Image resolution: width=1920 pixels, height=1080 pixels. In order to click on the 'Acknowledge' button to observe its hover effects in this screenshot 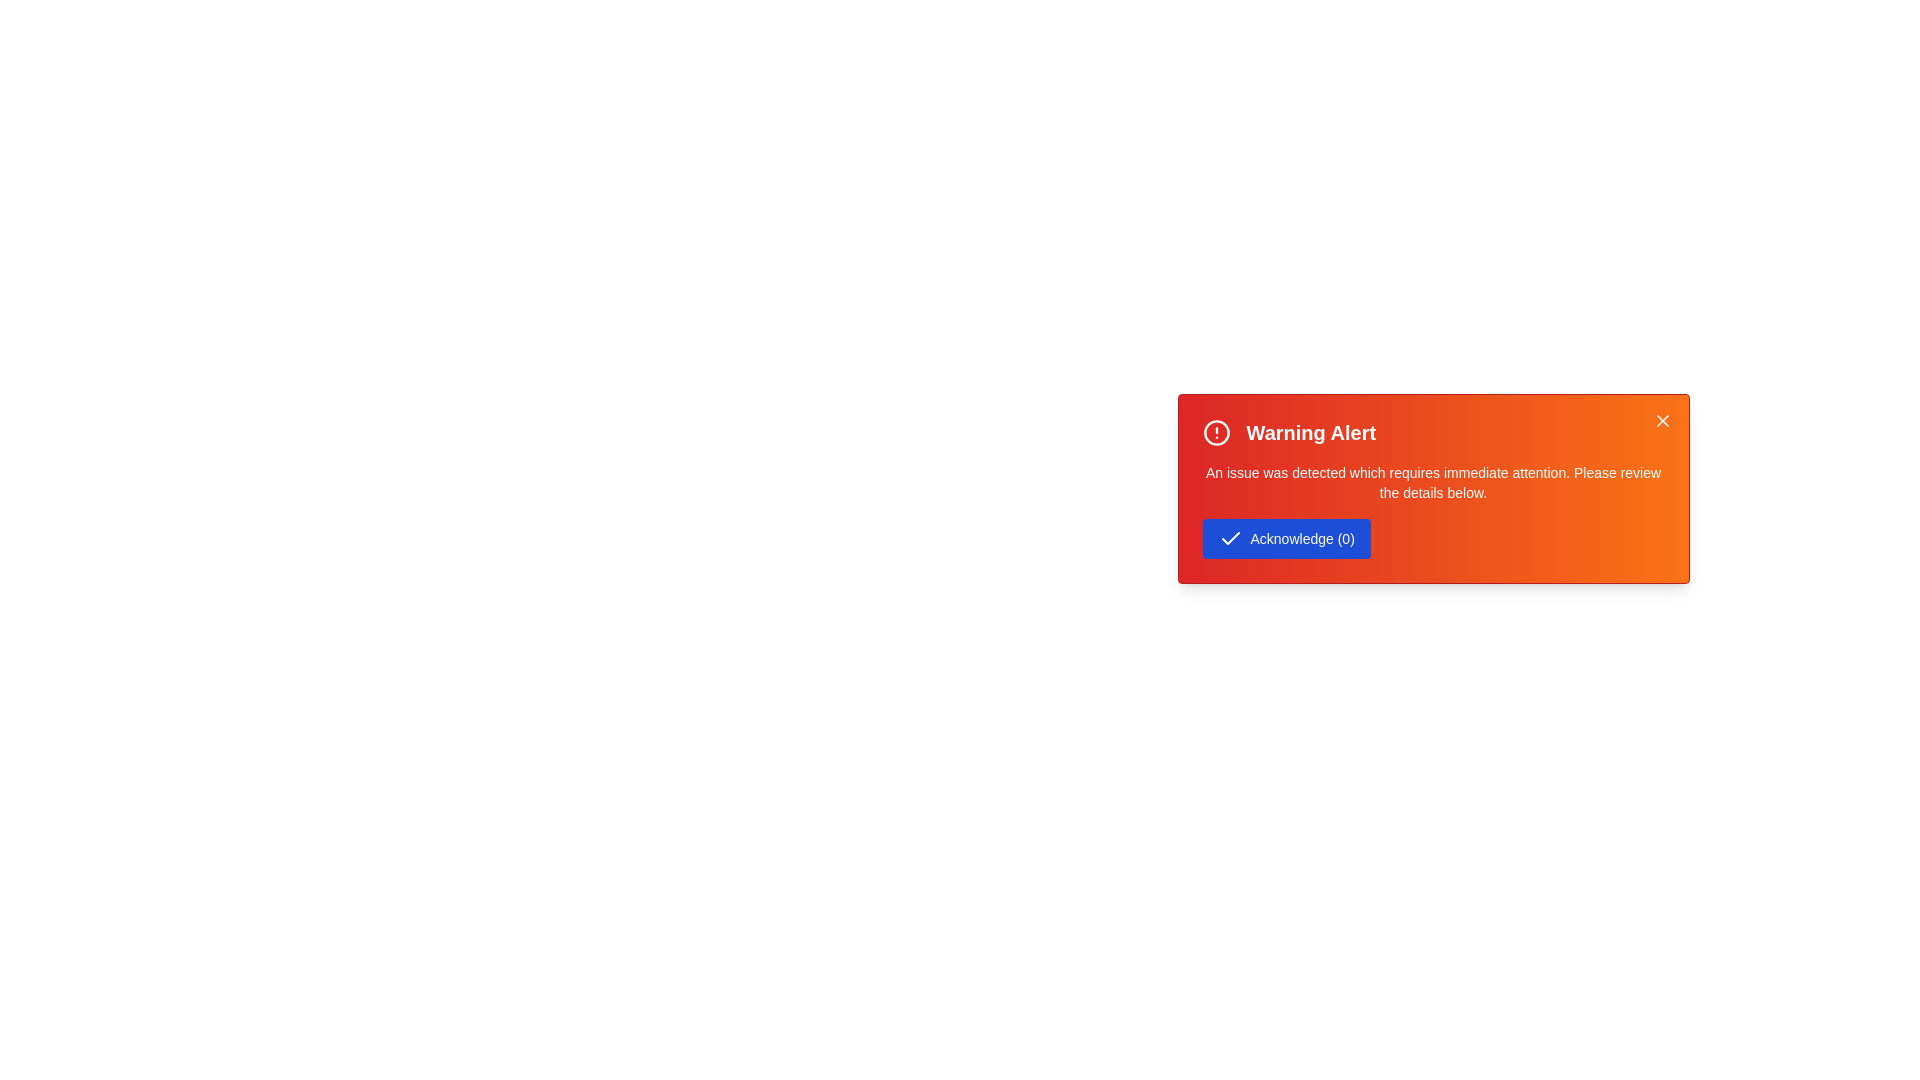, I will do `click(1286, 538)`.